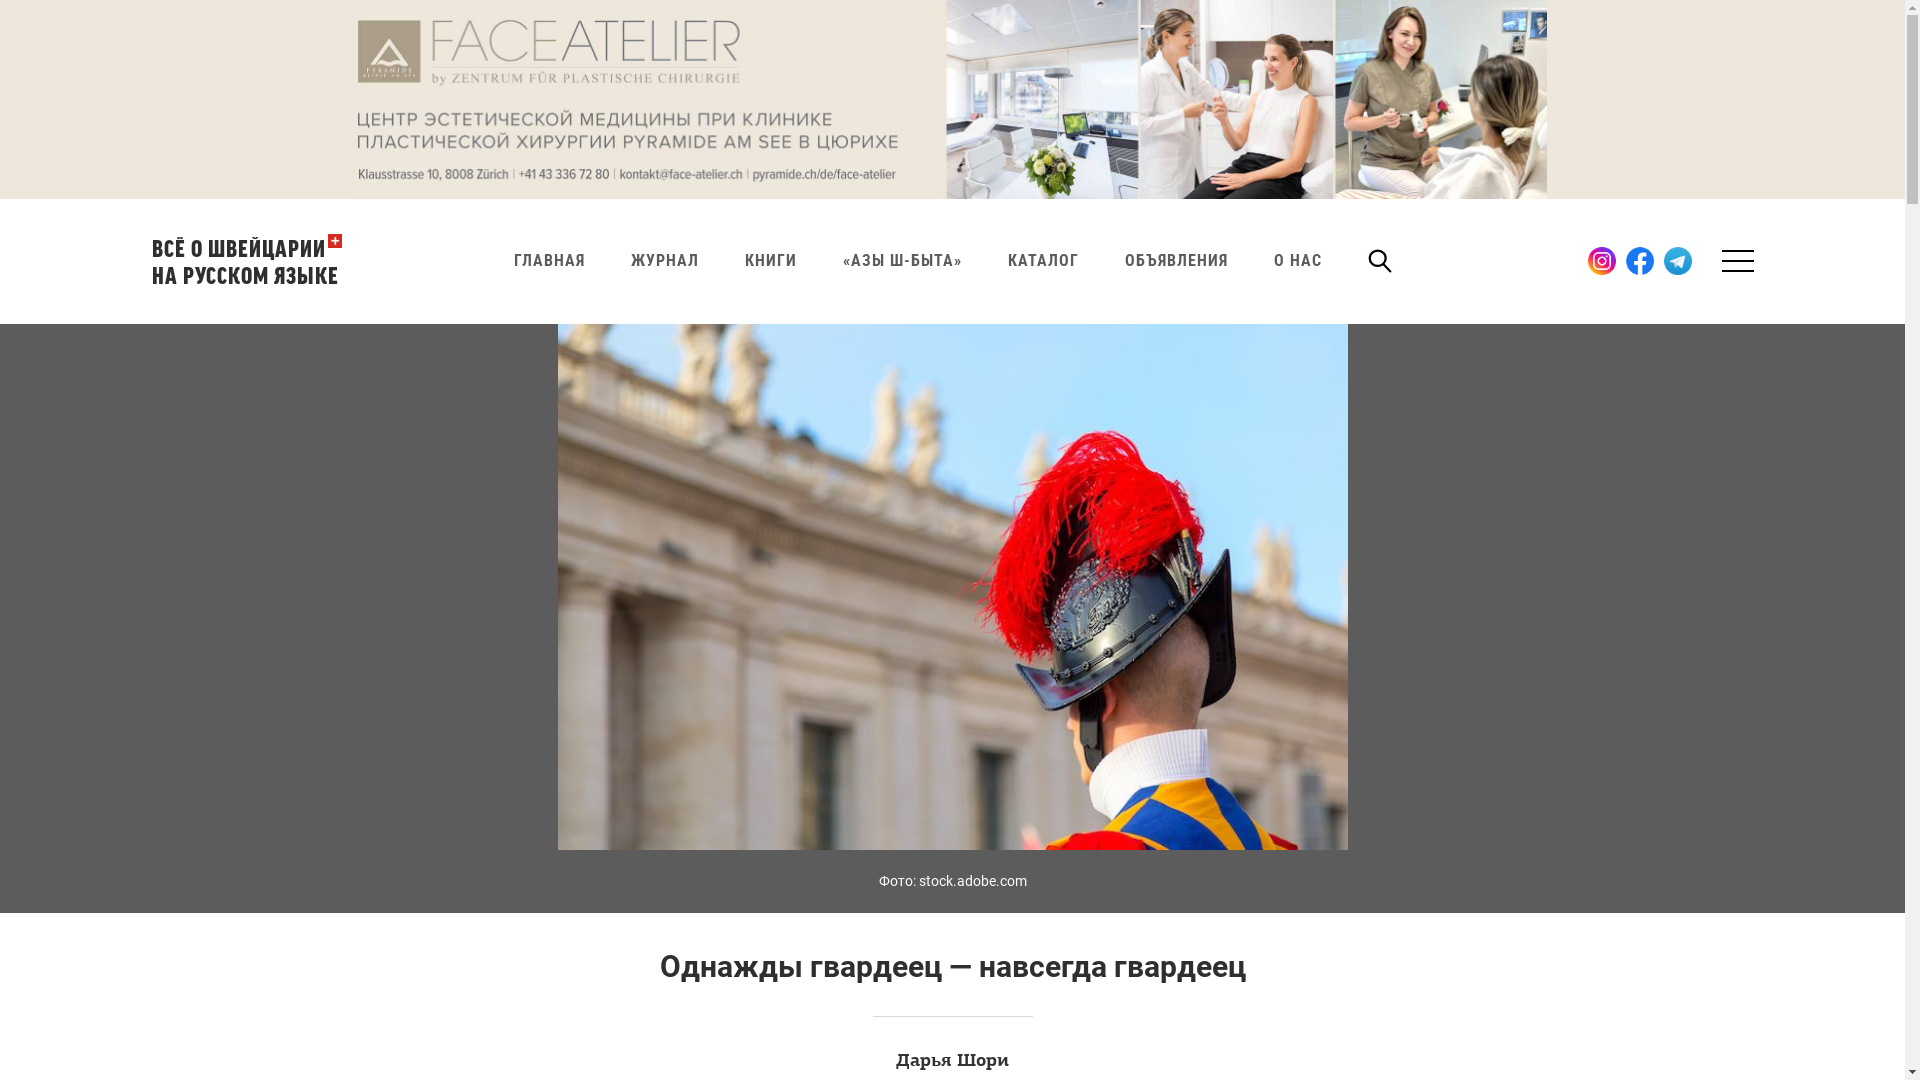  Describe the element at coordinates (1678, 260) in the screenshot. I see `'Telegram'` at that location.